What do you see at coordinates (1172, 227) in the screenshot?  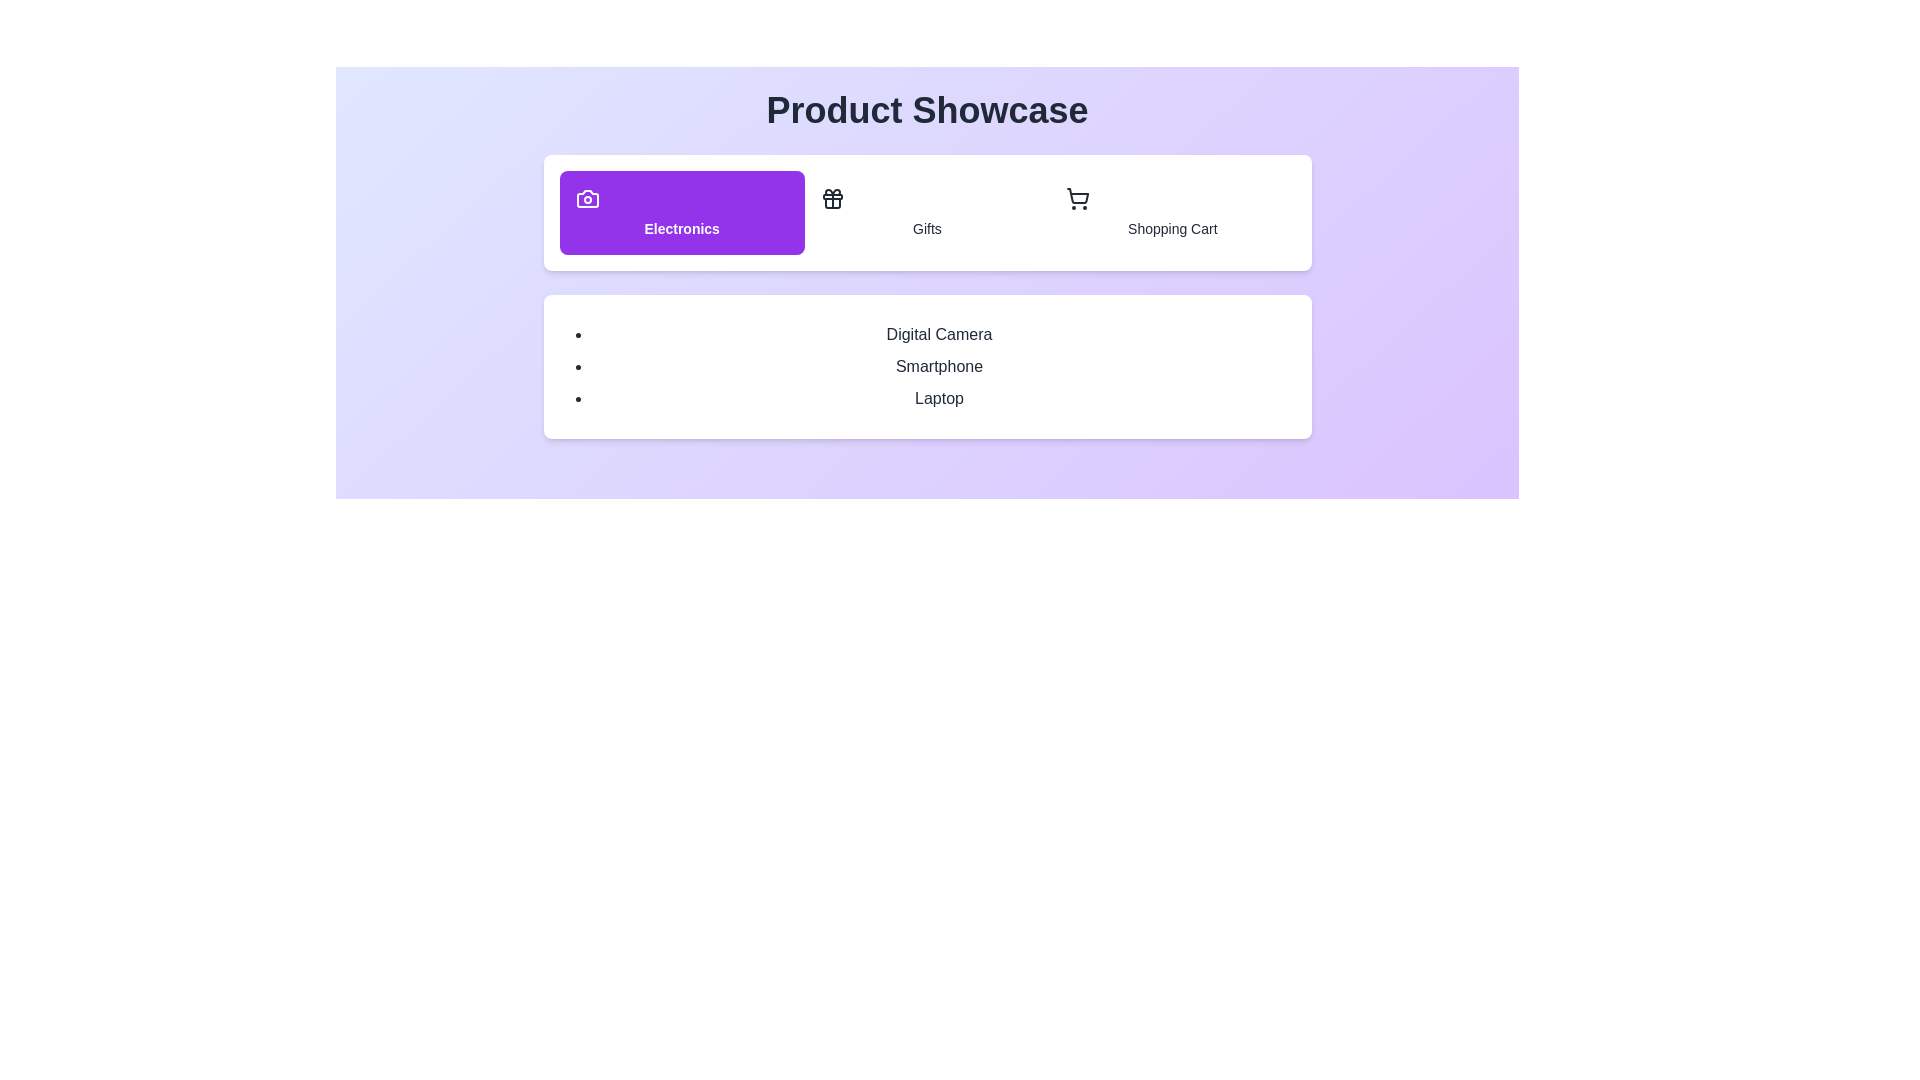 I see `the 'Shopping Cart' static text label located in the upper-right section of the navigation menu, which visually pairs with the shopping cart icon above it` at bounding box center [1172, 227].